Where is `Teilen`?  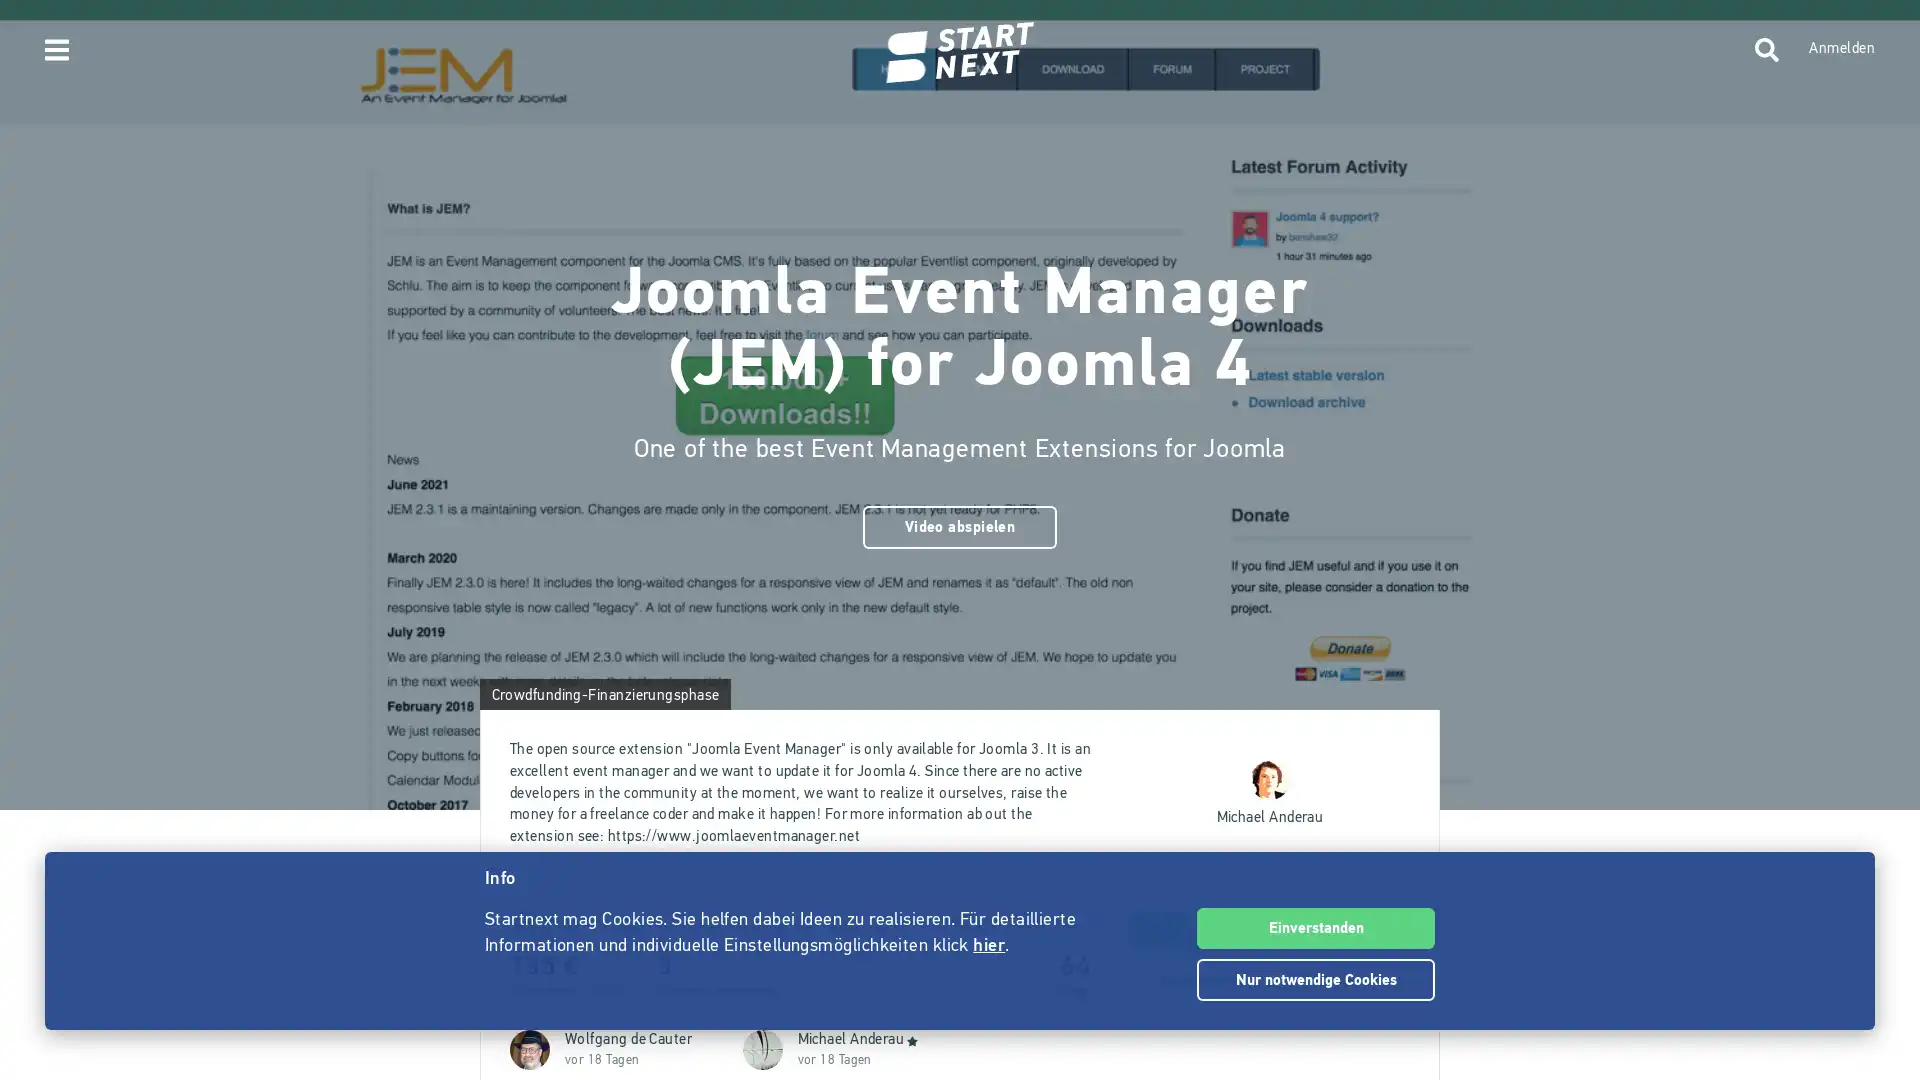
Teilen is located at coordinates (1341, 978).